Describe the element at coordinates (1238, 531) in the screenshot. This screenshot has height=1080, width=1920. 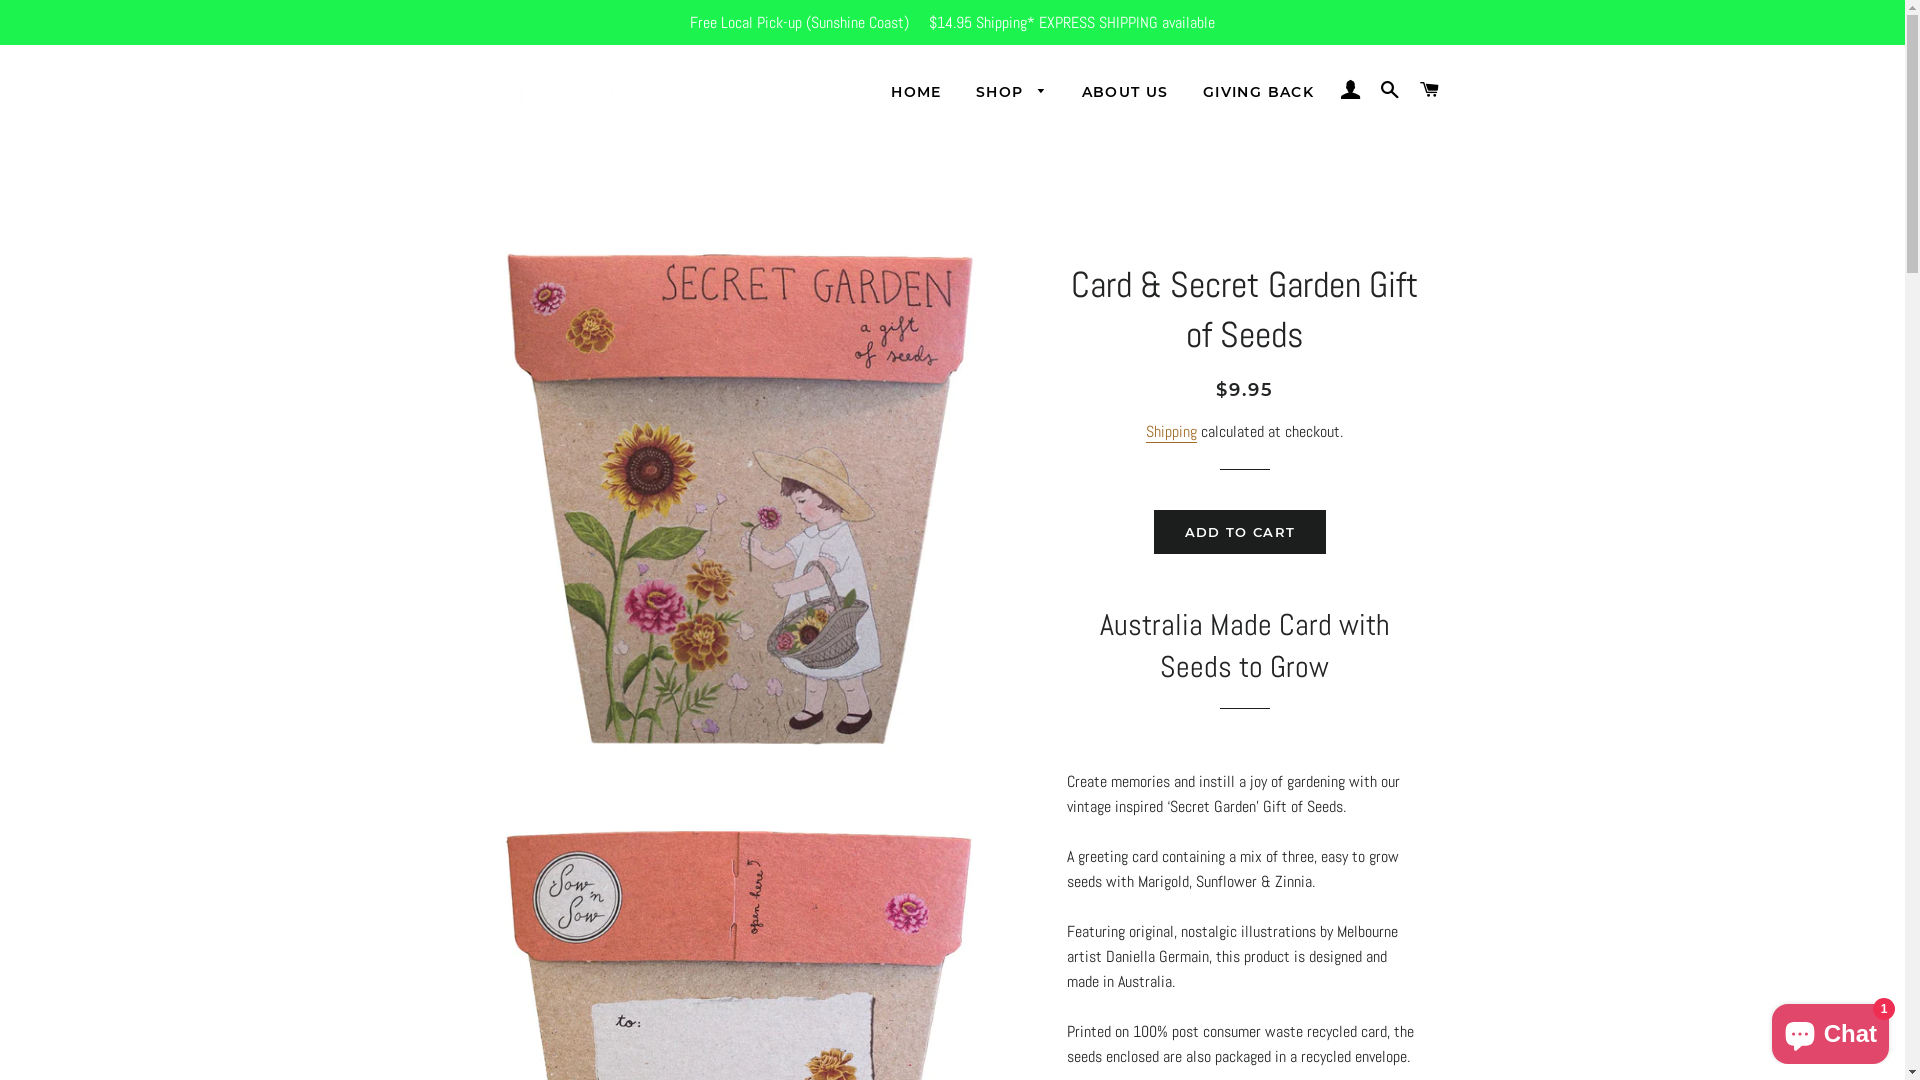
I see `'ADD TO CART'` at that location.